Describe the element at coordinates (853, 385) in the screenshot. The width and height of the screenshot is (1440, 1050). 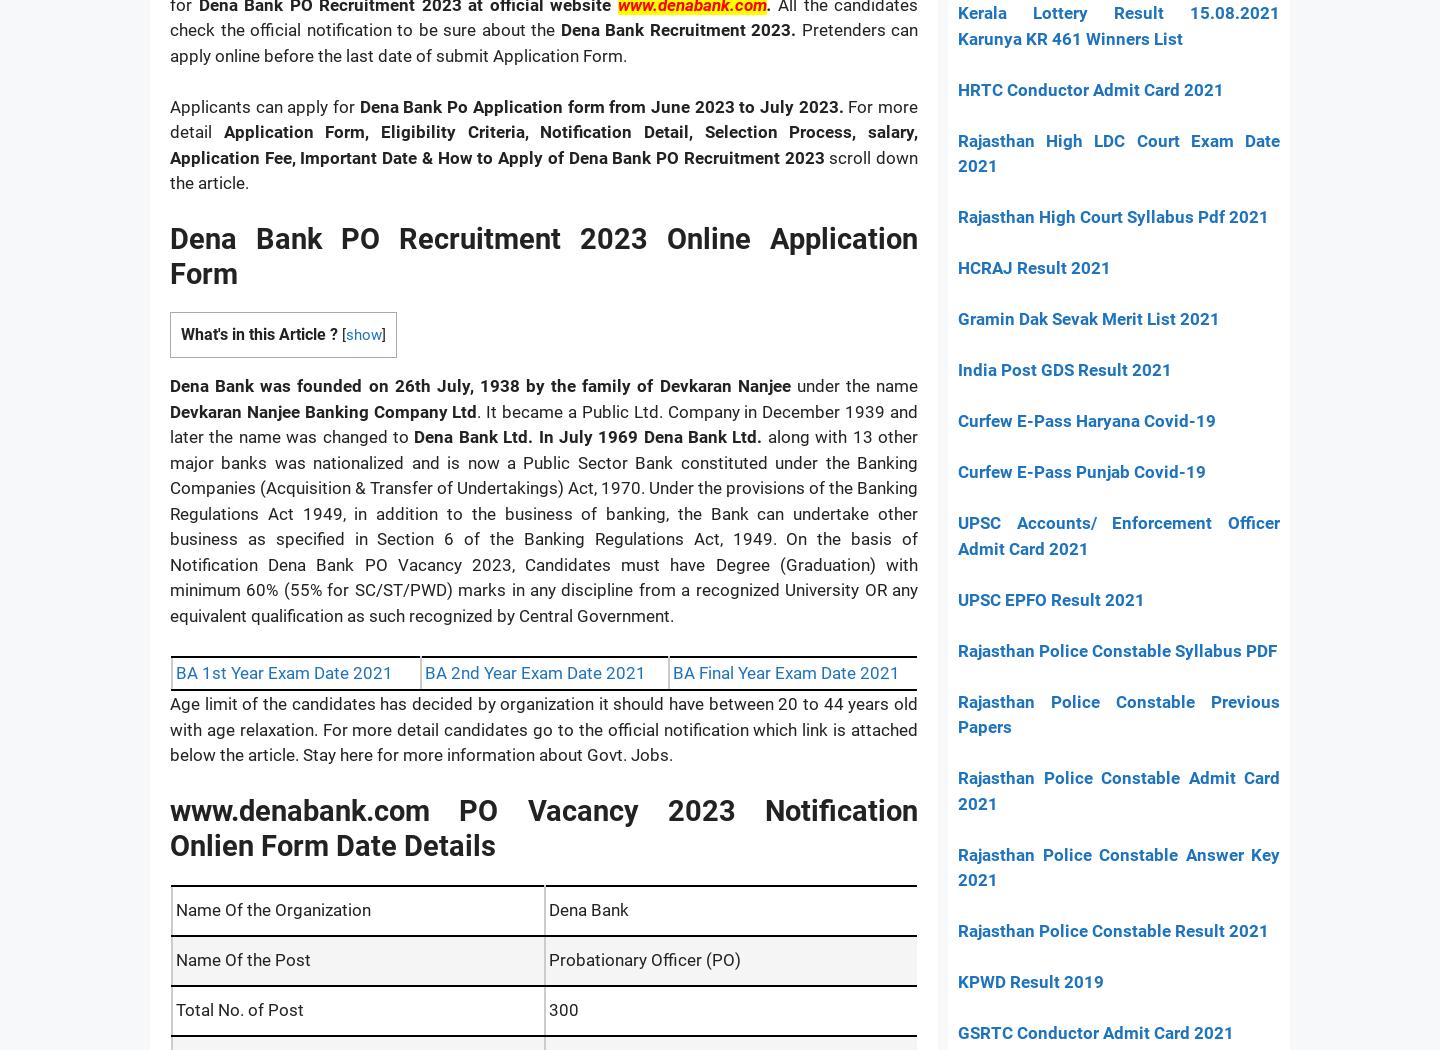
I see `'under the name'` at that location.